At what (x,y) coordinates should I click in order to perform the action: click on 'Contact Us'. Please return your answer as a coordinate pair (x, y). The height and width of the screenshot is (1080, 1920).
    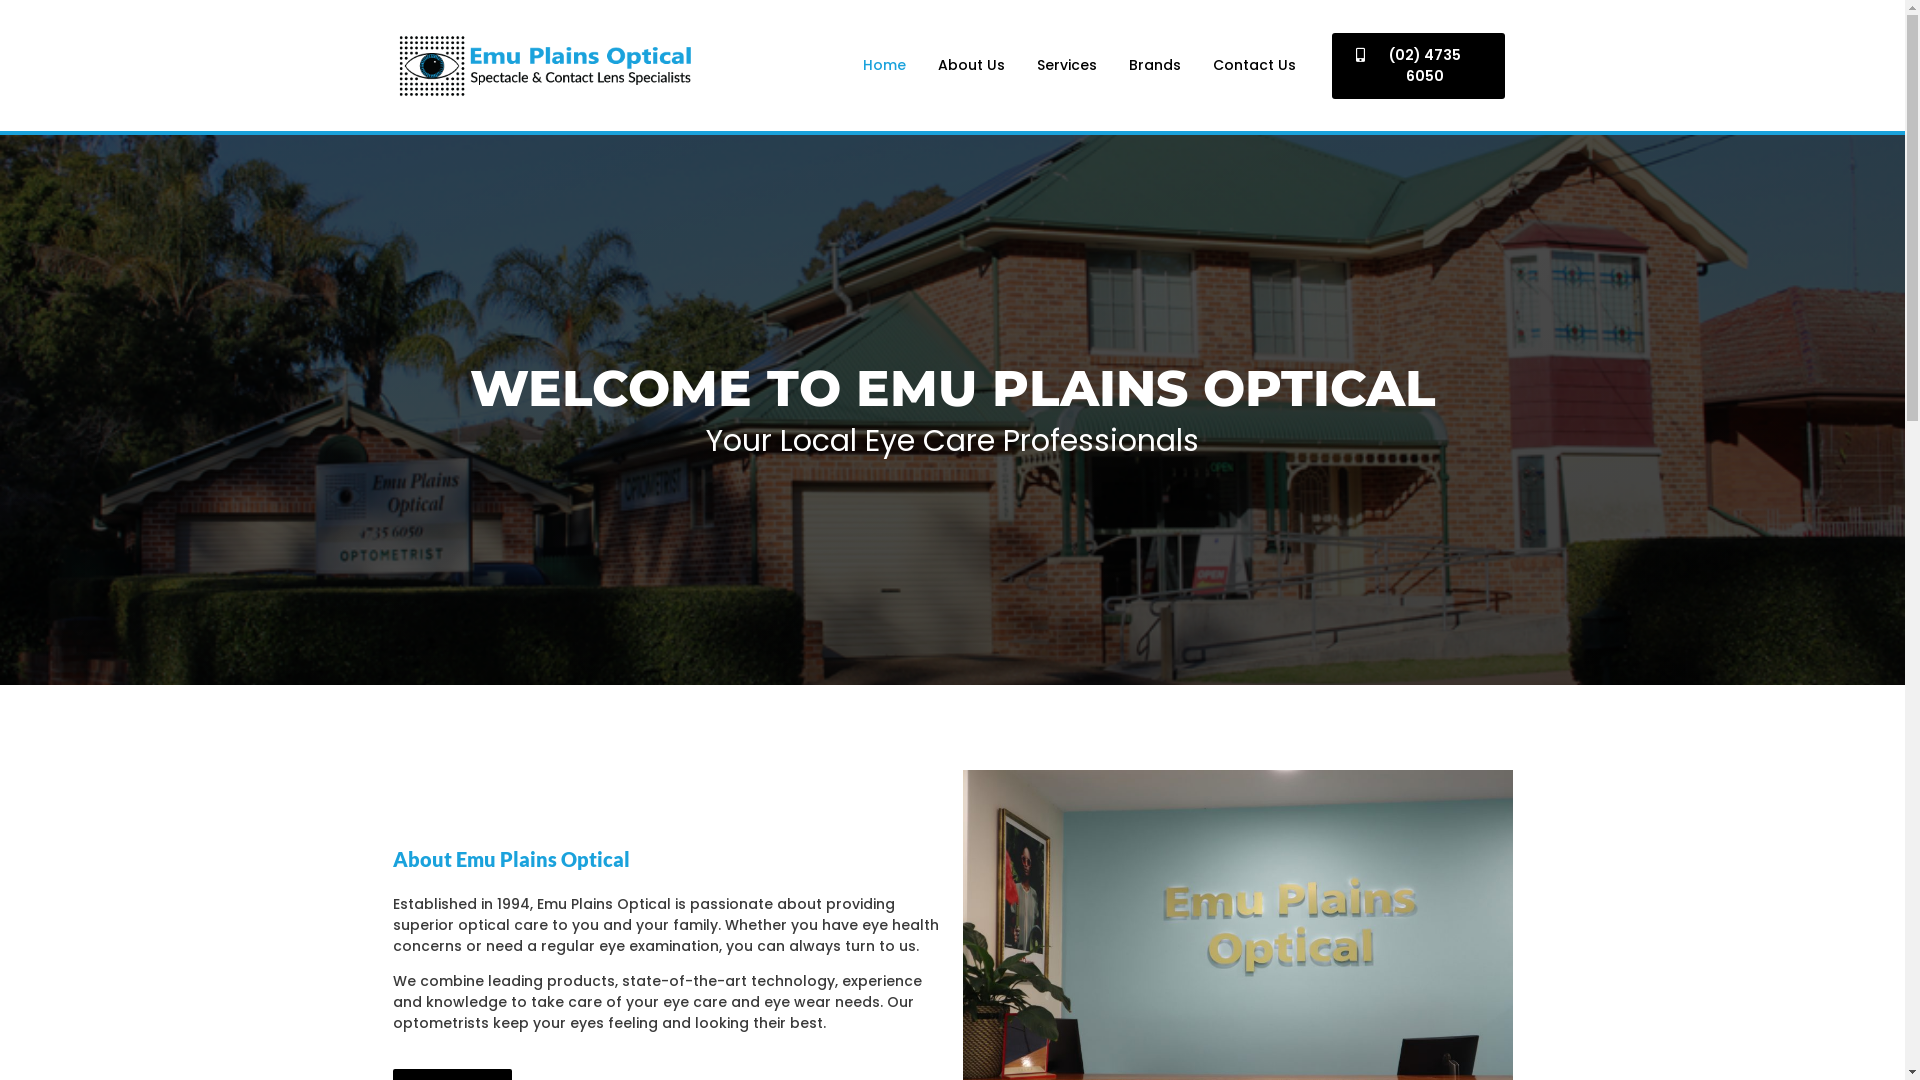
    Looking at the image, I should click on (1253, 64).